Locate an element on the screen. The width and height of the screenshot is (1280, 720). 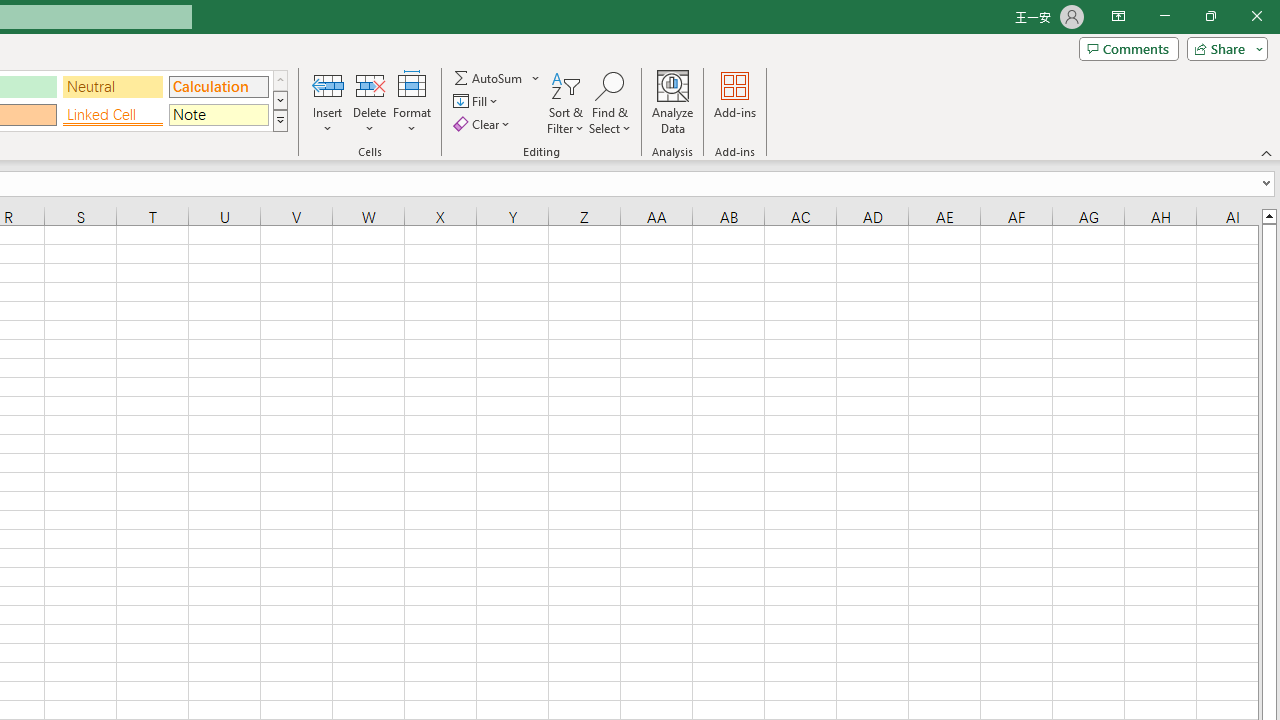
'Class: NetUIImage' is located at coordinates (279, 120).